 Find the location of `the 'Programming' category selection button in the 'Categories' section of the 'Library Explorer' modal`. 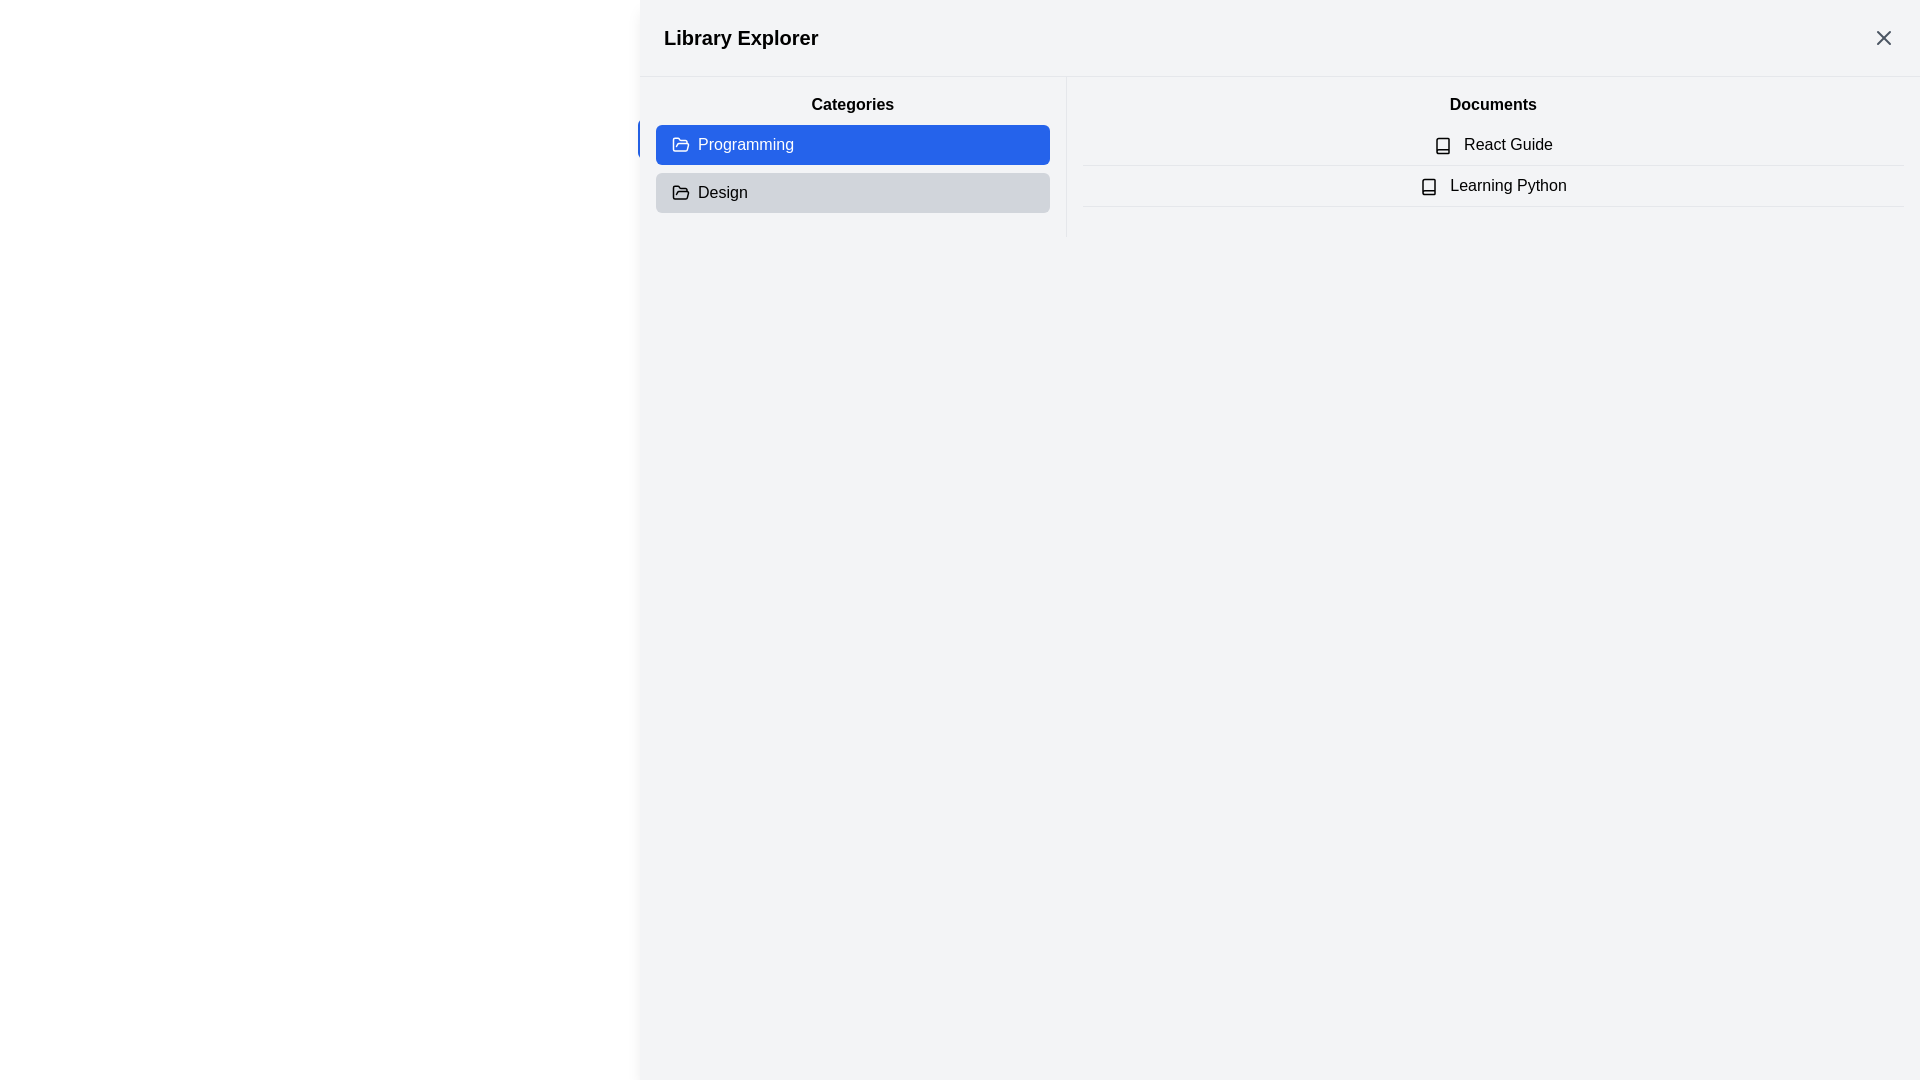

the 'Programming' category selection button in the 'Categories' section of the 'Library Explorer' modal is located at coordinates (692, 131).